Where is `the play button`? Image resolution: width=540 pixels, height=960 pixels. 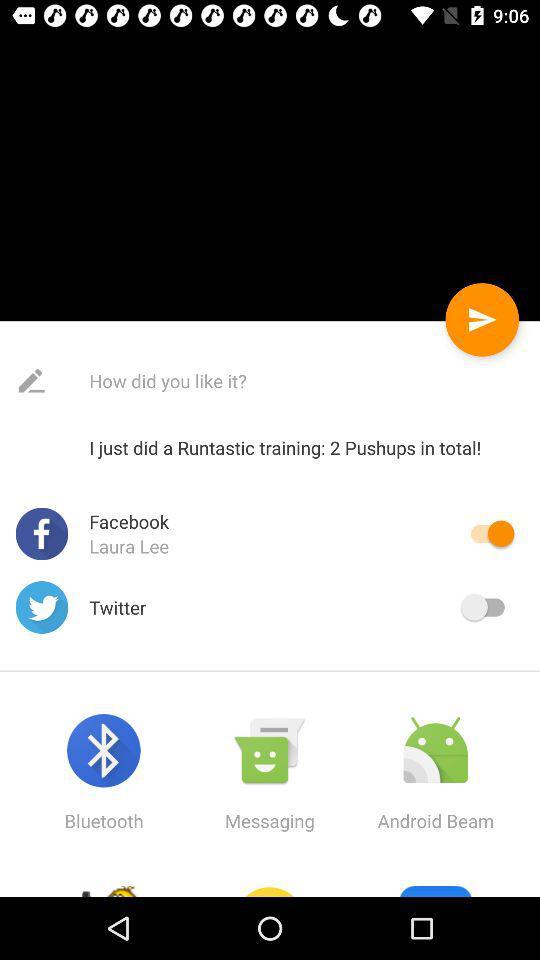
the play button is located at coordinates (481, 319).